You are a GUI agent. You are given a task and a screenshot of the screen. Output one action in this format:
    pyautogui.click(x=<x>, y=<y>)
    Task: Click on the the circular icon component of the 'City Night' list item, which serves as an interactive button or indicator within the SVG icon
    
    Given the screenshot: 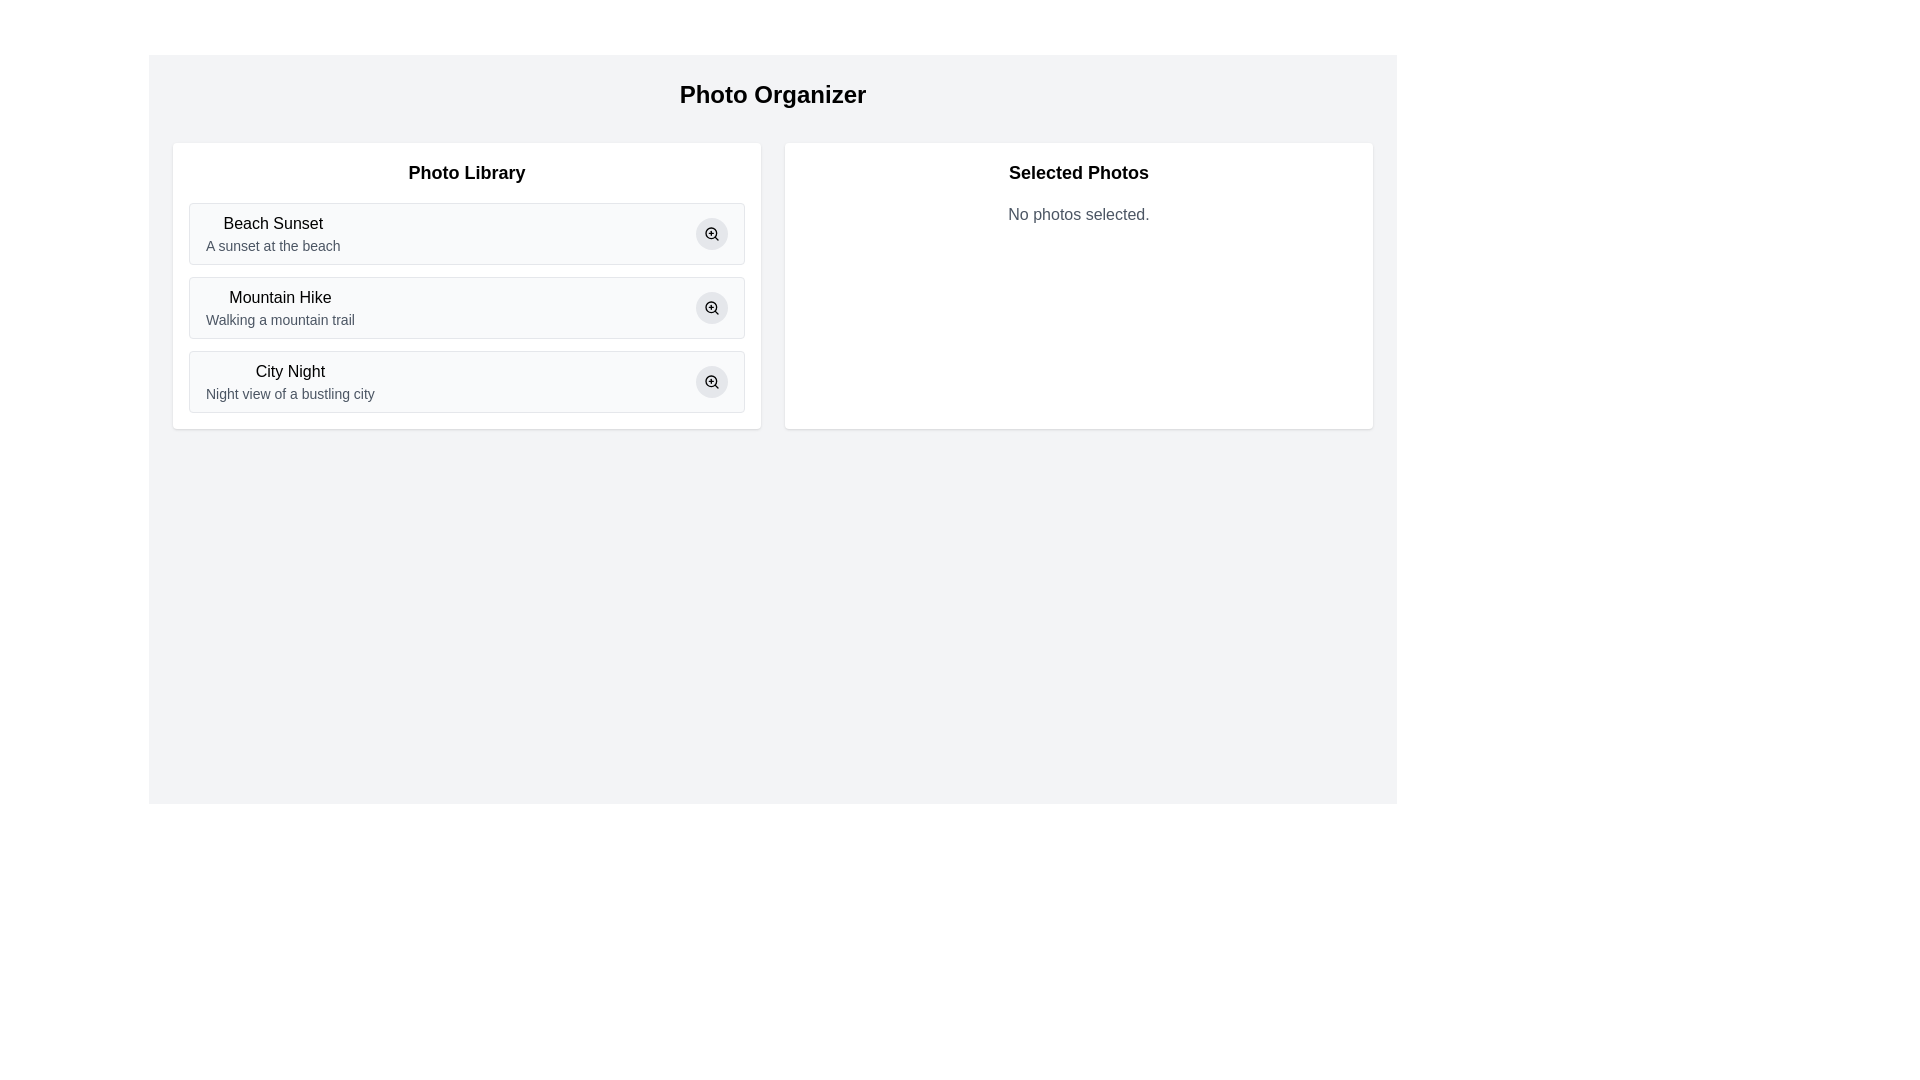 What is the action you would take?
    pyautogui.click(x=711, y=381)
    